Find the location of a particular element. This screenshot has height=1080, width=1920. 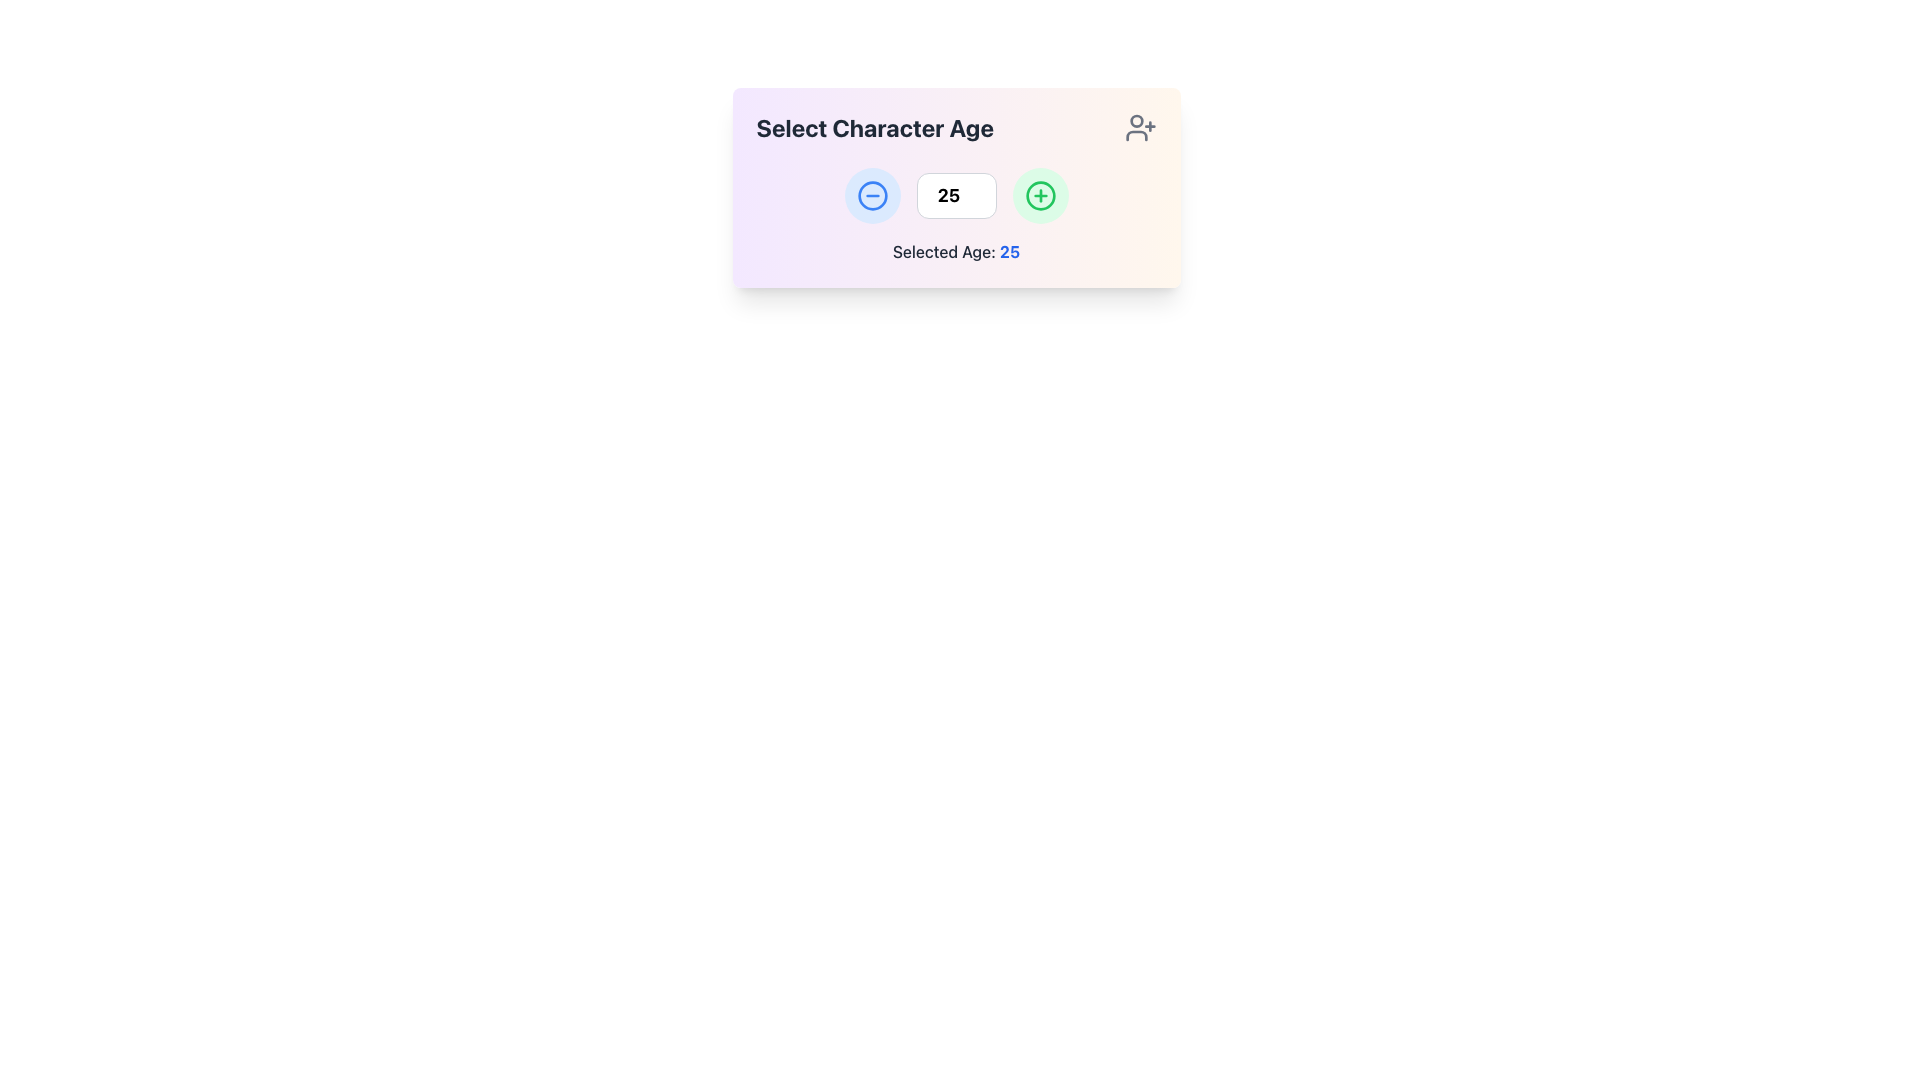

the circular button with a blue outline located within the 'Select Character Age' card is located at coordinates (872, 196).